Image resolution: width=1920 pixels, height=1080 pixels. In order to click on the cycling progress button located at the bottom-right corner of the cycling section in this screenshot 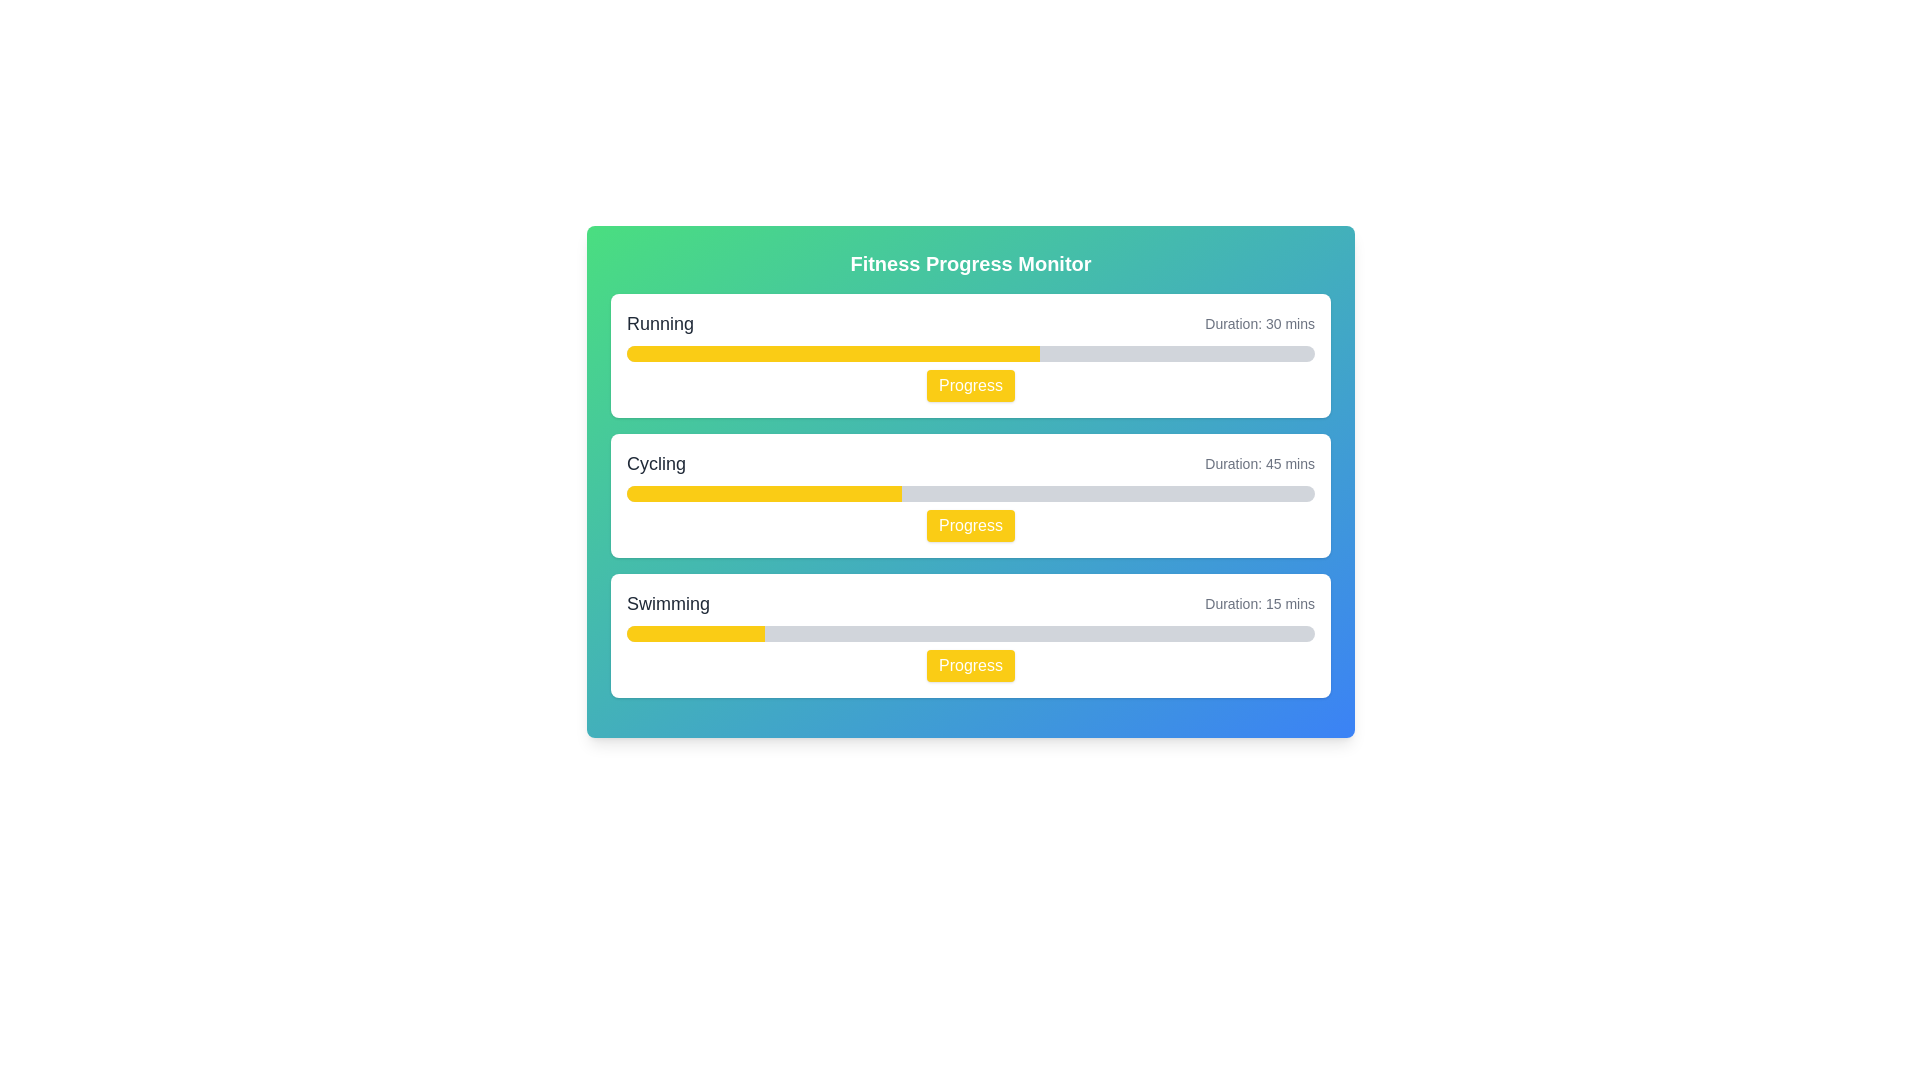, I will do `click(970, 524)`.